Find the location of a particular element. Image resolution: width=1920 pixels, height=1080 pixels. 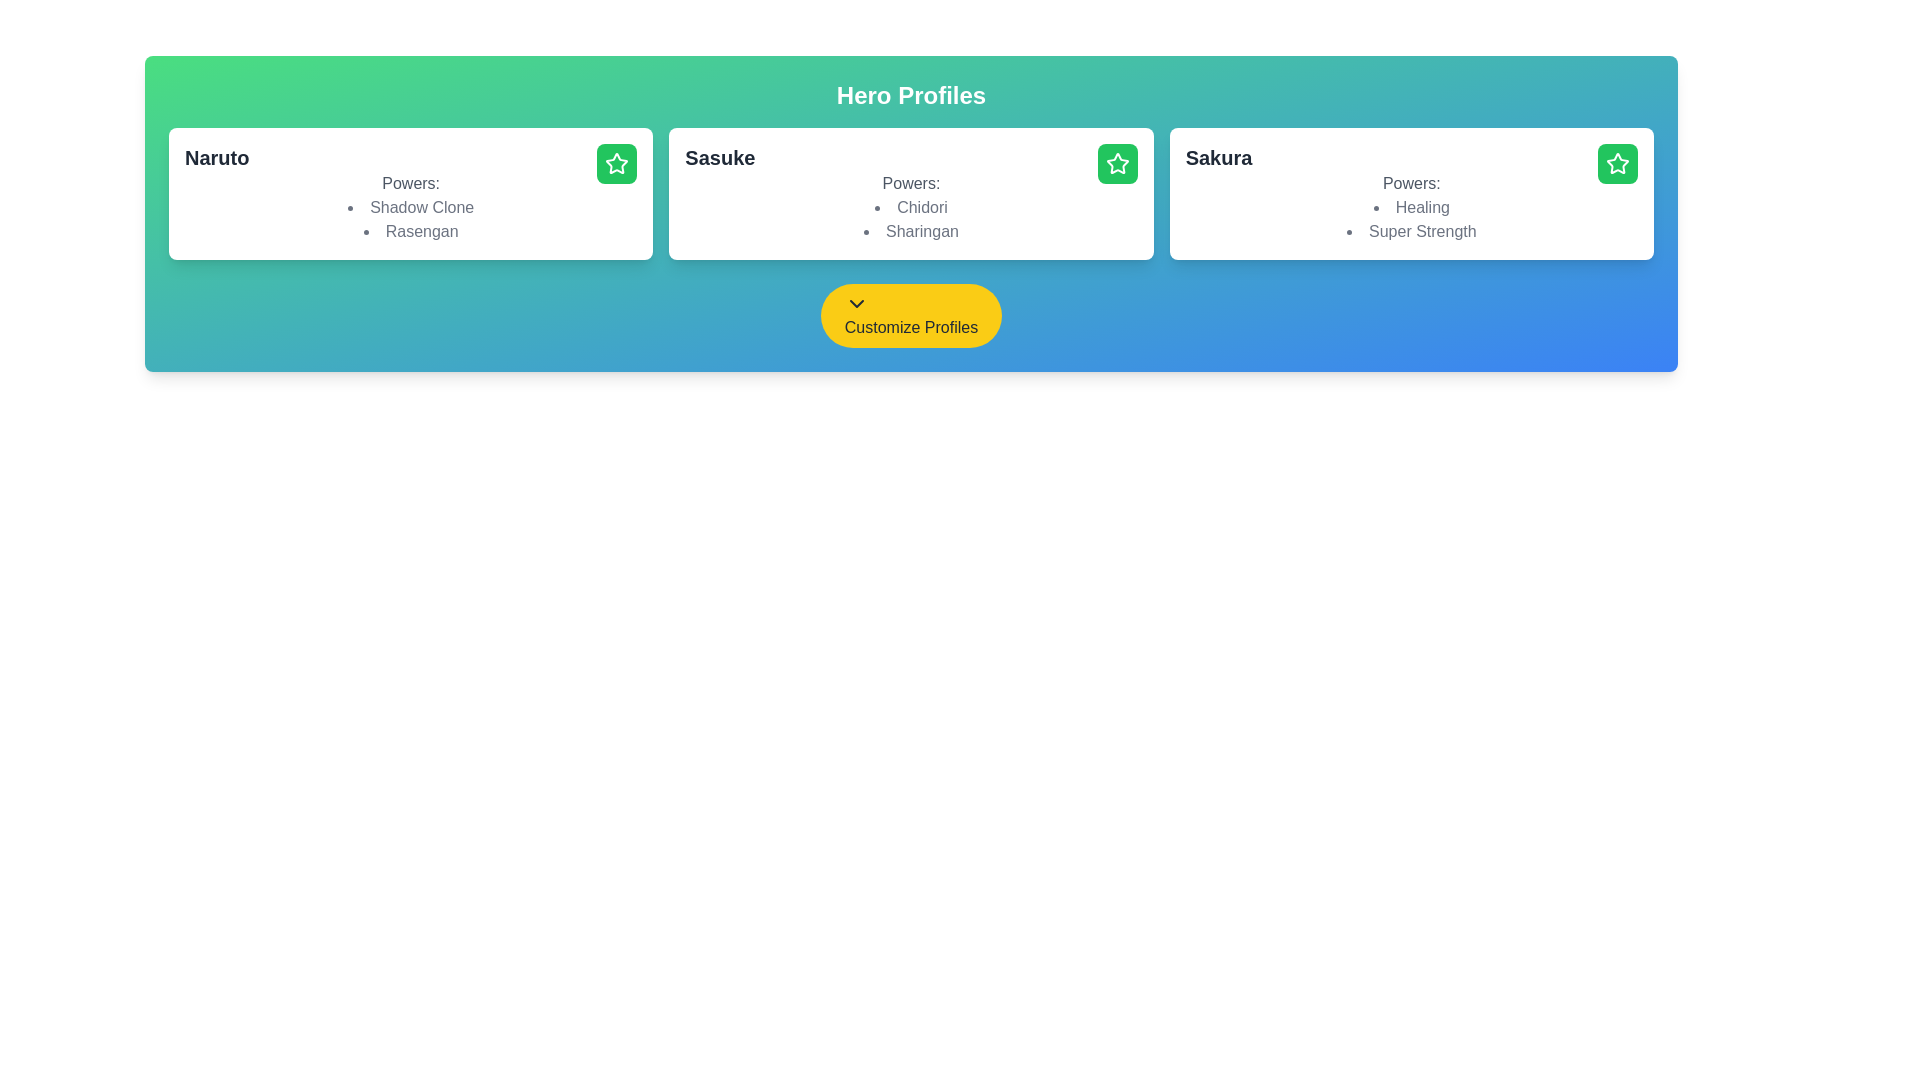

the star-shaped icon with a green outline and white background located at the top-right corner of Sakura's profile card is located at coordinates (1617, 162).